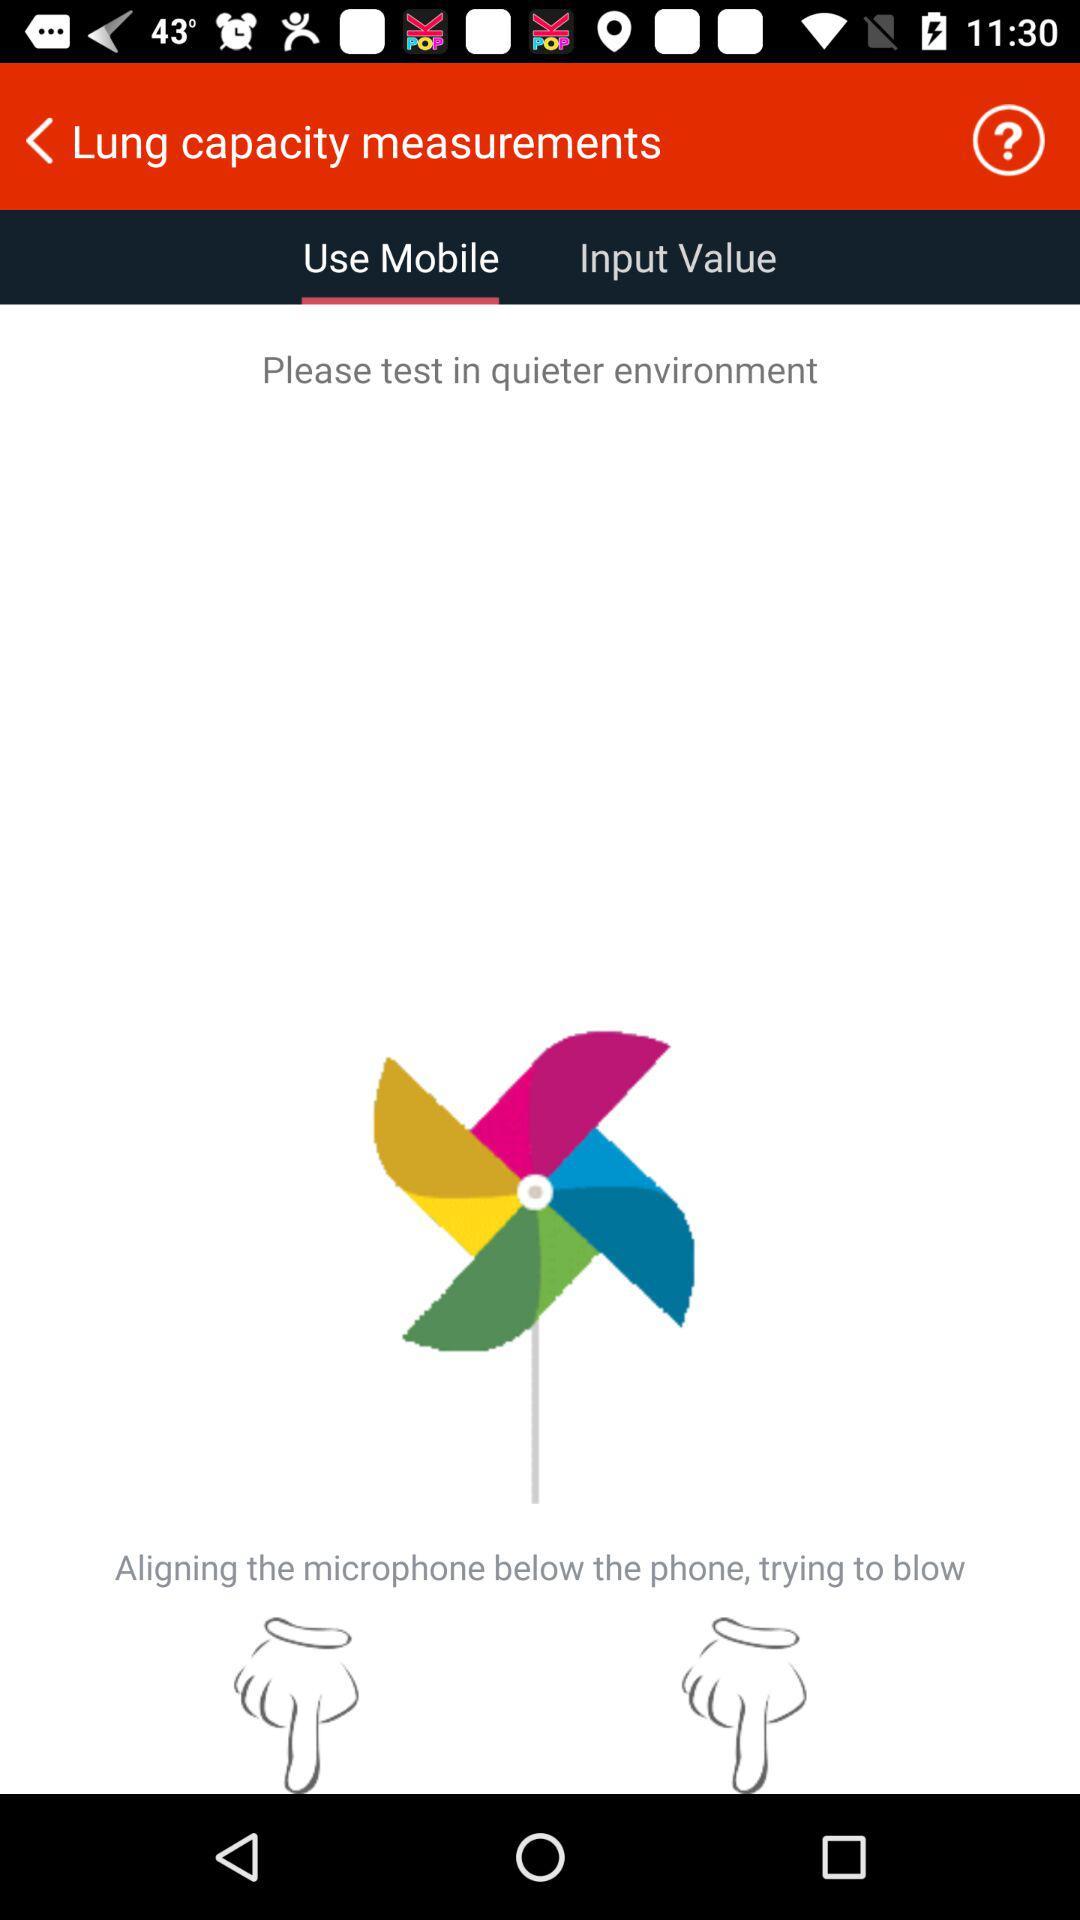 The image size is (1080, 1920). What do you see at coordinates (471, 139) in the screenshot?
I see `lung capacity measurements` at bounding box center [471, 139].